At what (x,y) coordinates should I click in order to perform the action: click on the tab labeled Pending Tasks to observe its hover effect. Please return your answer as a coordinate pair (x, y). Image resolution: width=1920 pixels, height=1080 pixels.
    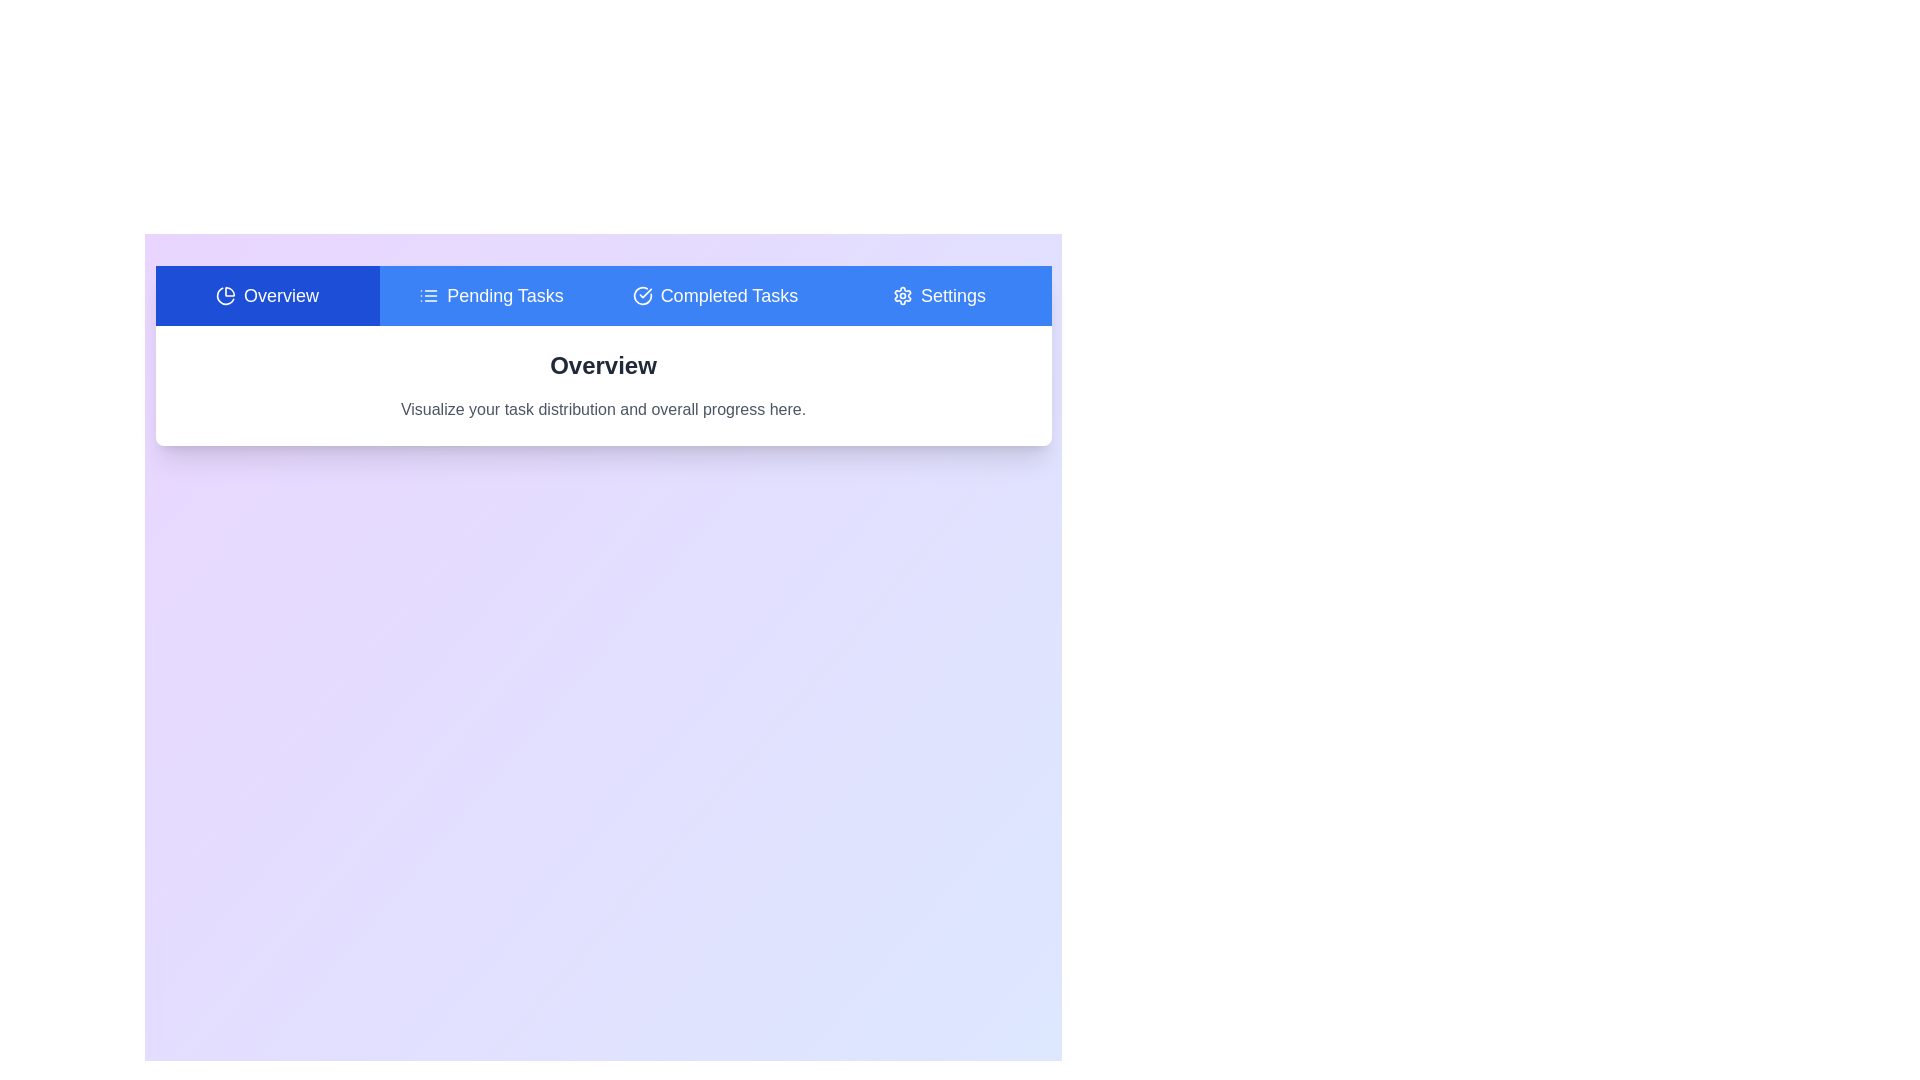
    Looking at the image, I should click on (491, 296).